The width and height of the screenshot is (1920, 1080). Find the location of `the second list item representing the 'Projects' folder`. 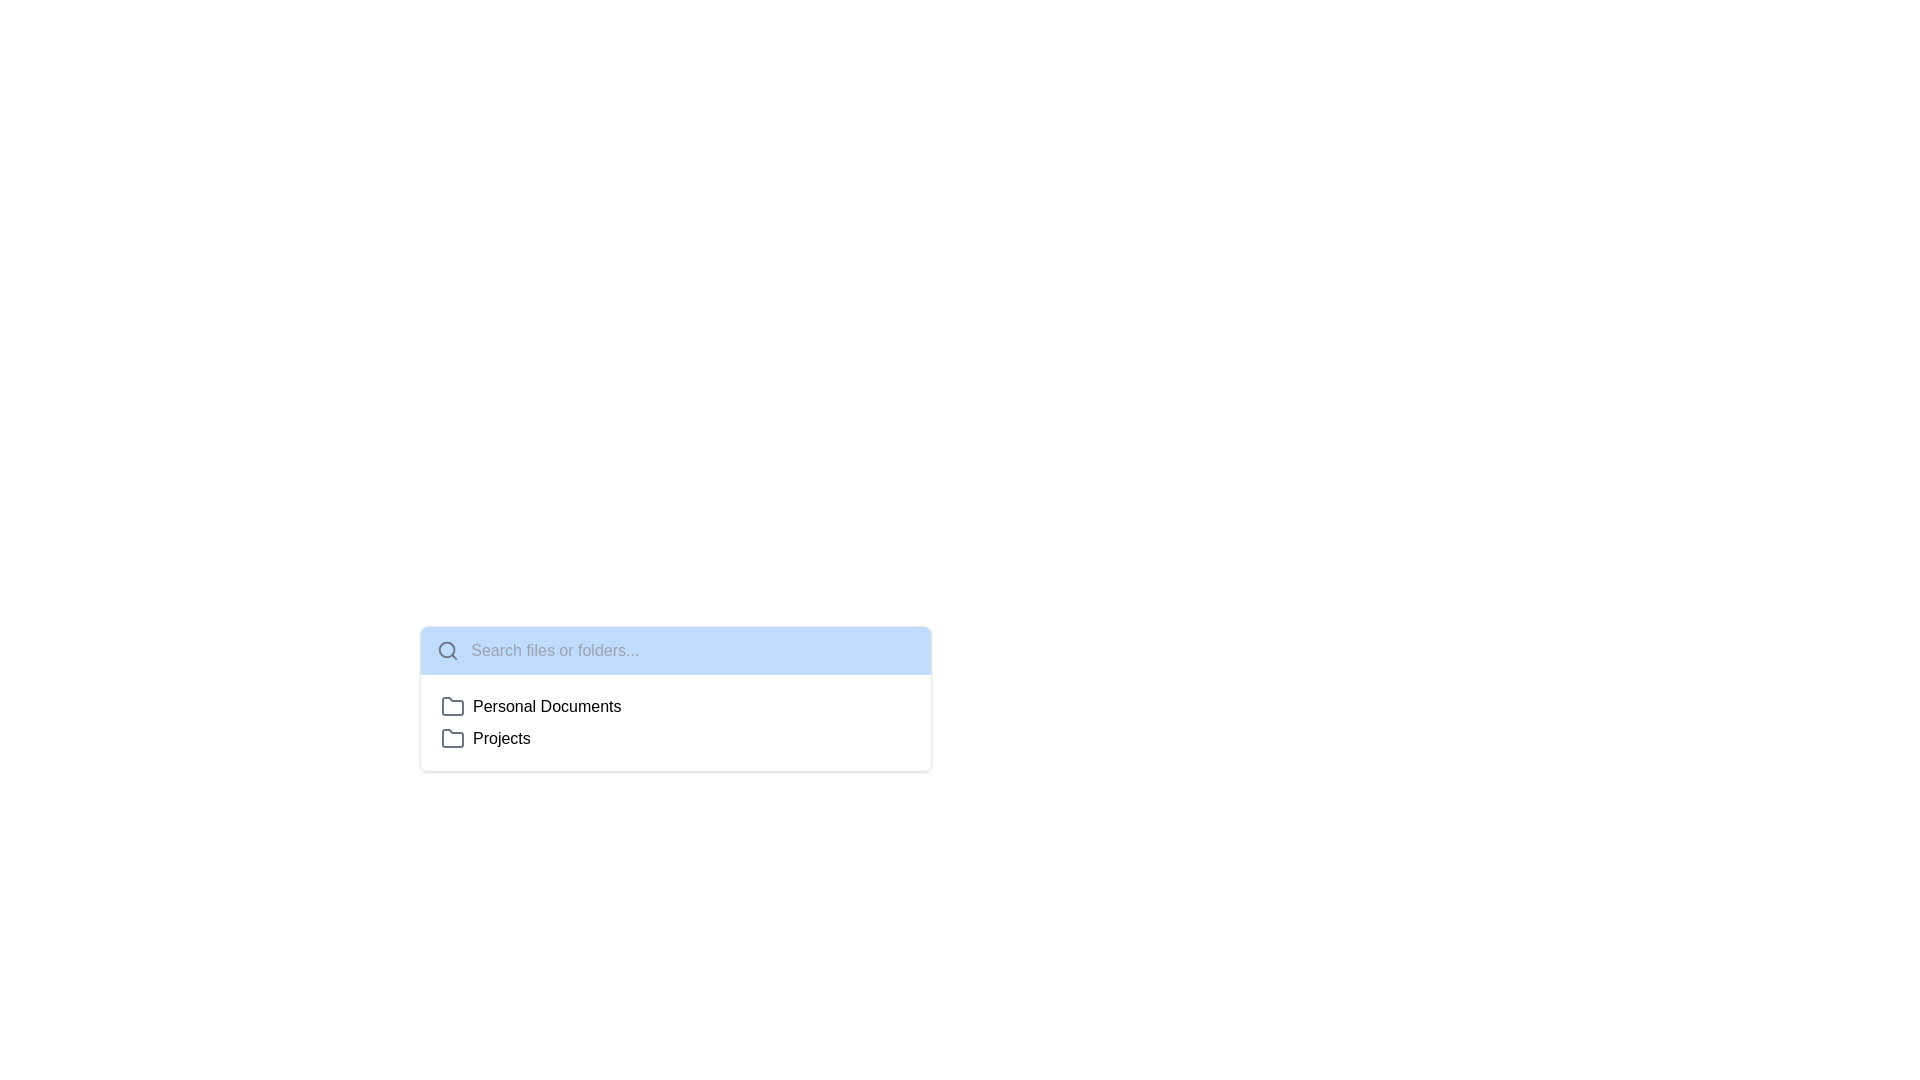

the second list item representing the 'Projects' folder is located at coordinates (676, 739).